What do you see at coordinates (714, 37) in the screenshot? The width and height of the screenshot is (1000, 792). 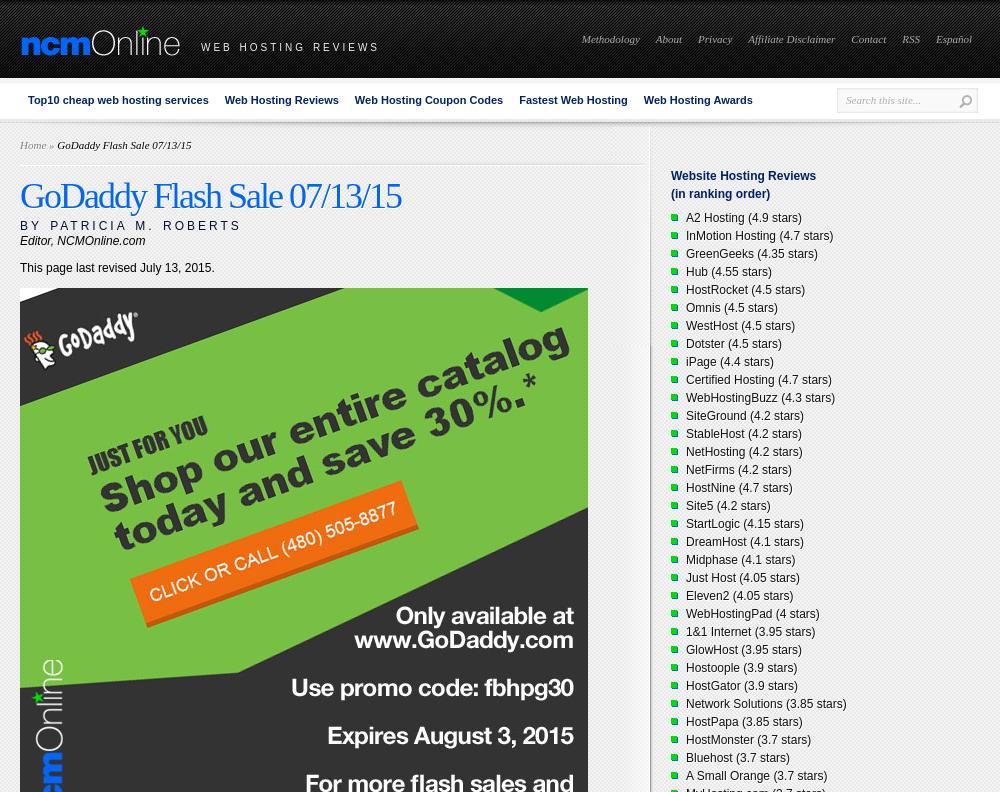 I see `'Privacy'` at bounding box center [714, 37].